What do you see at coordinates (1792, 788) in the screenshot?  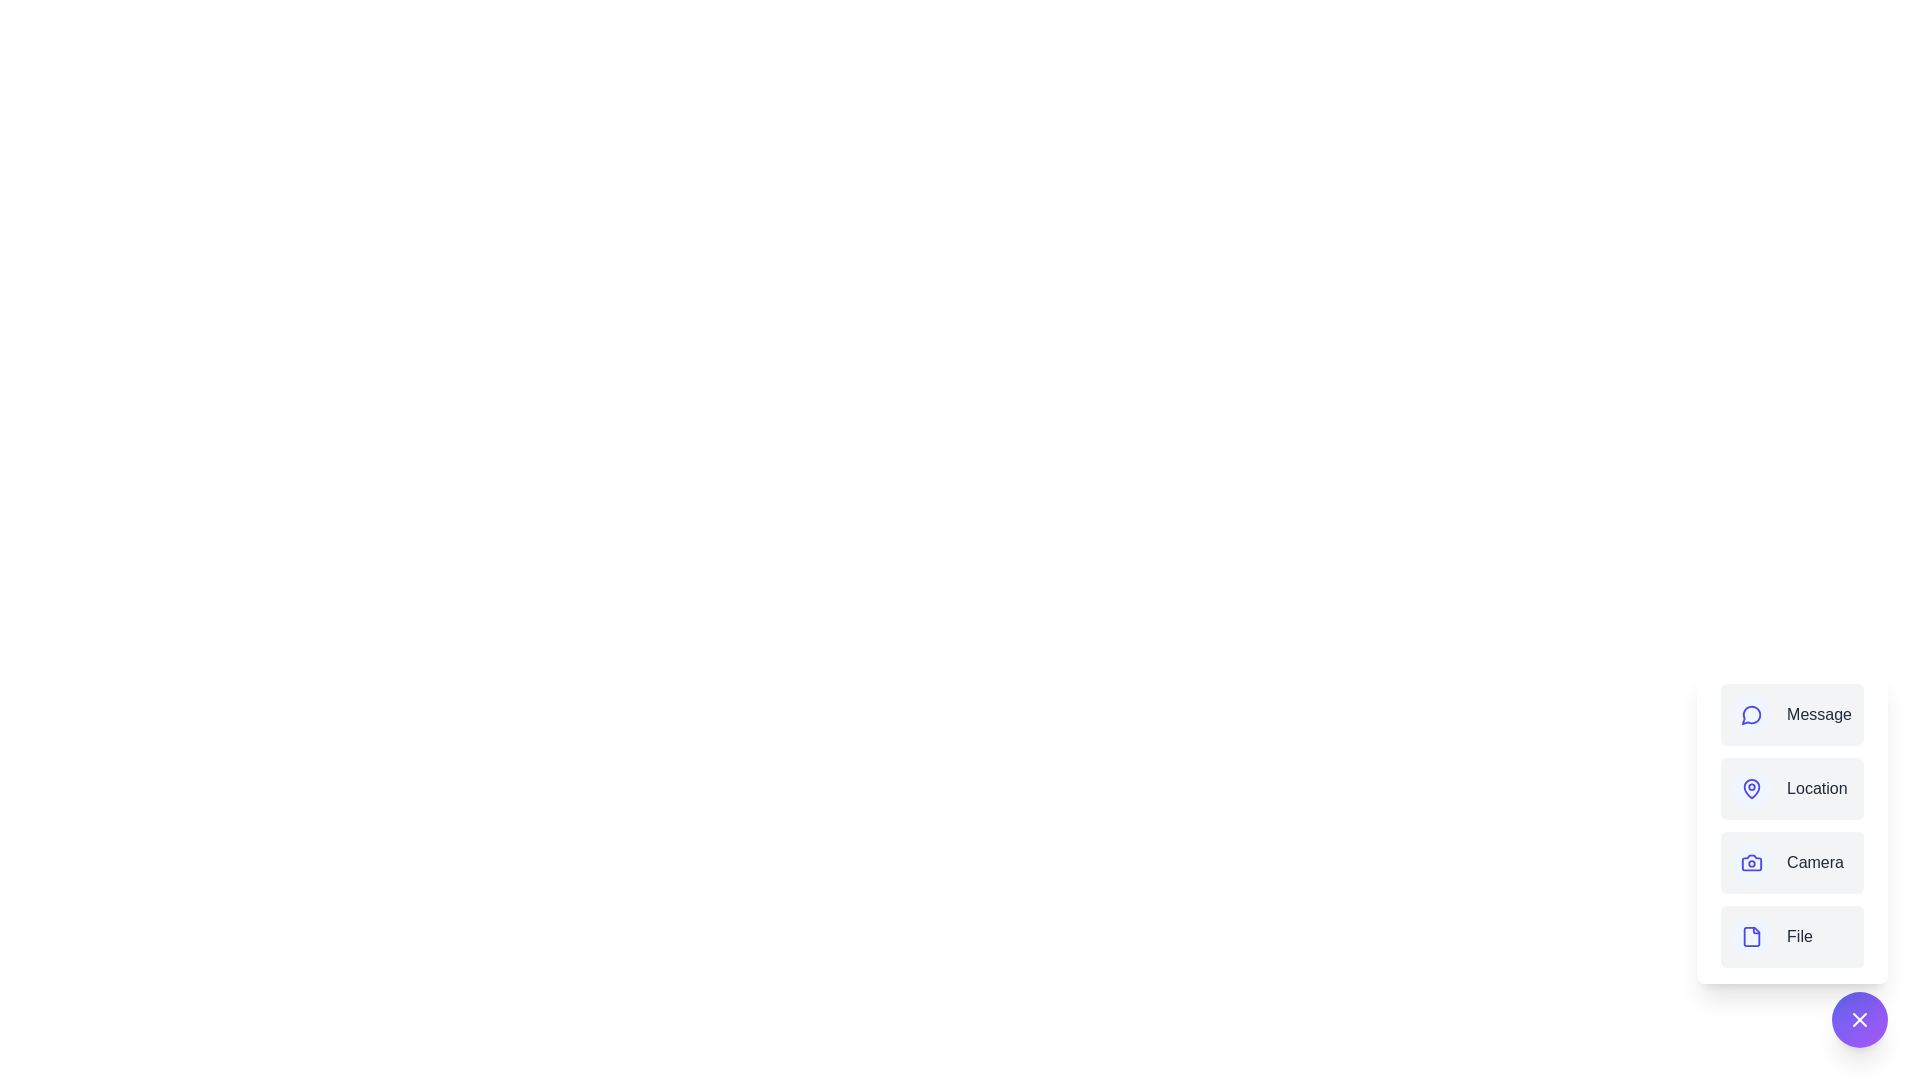 I see `the action labeled Location` at bounding box center [1792, 788].